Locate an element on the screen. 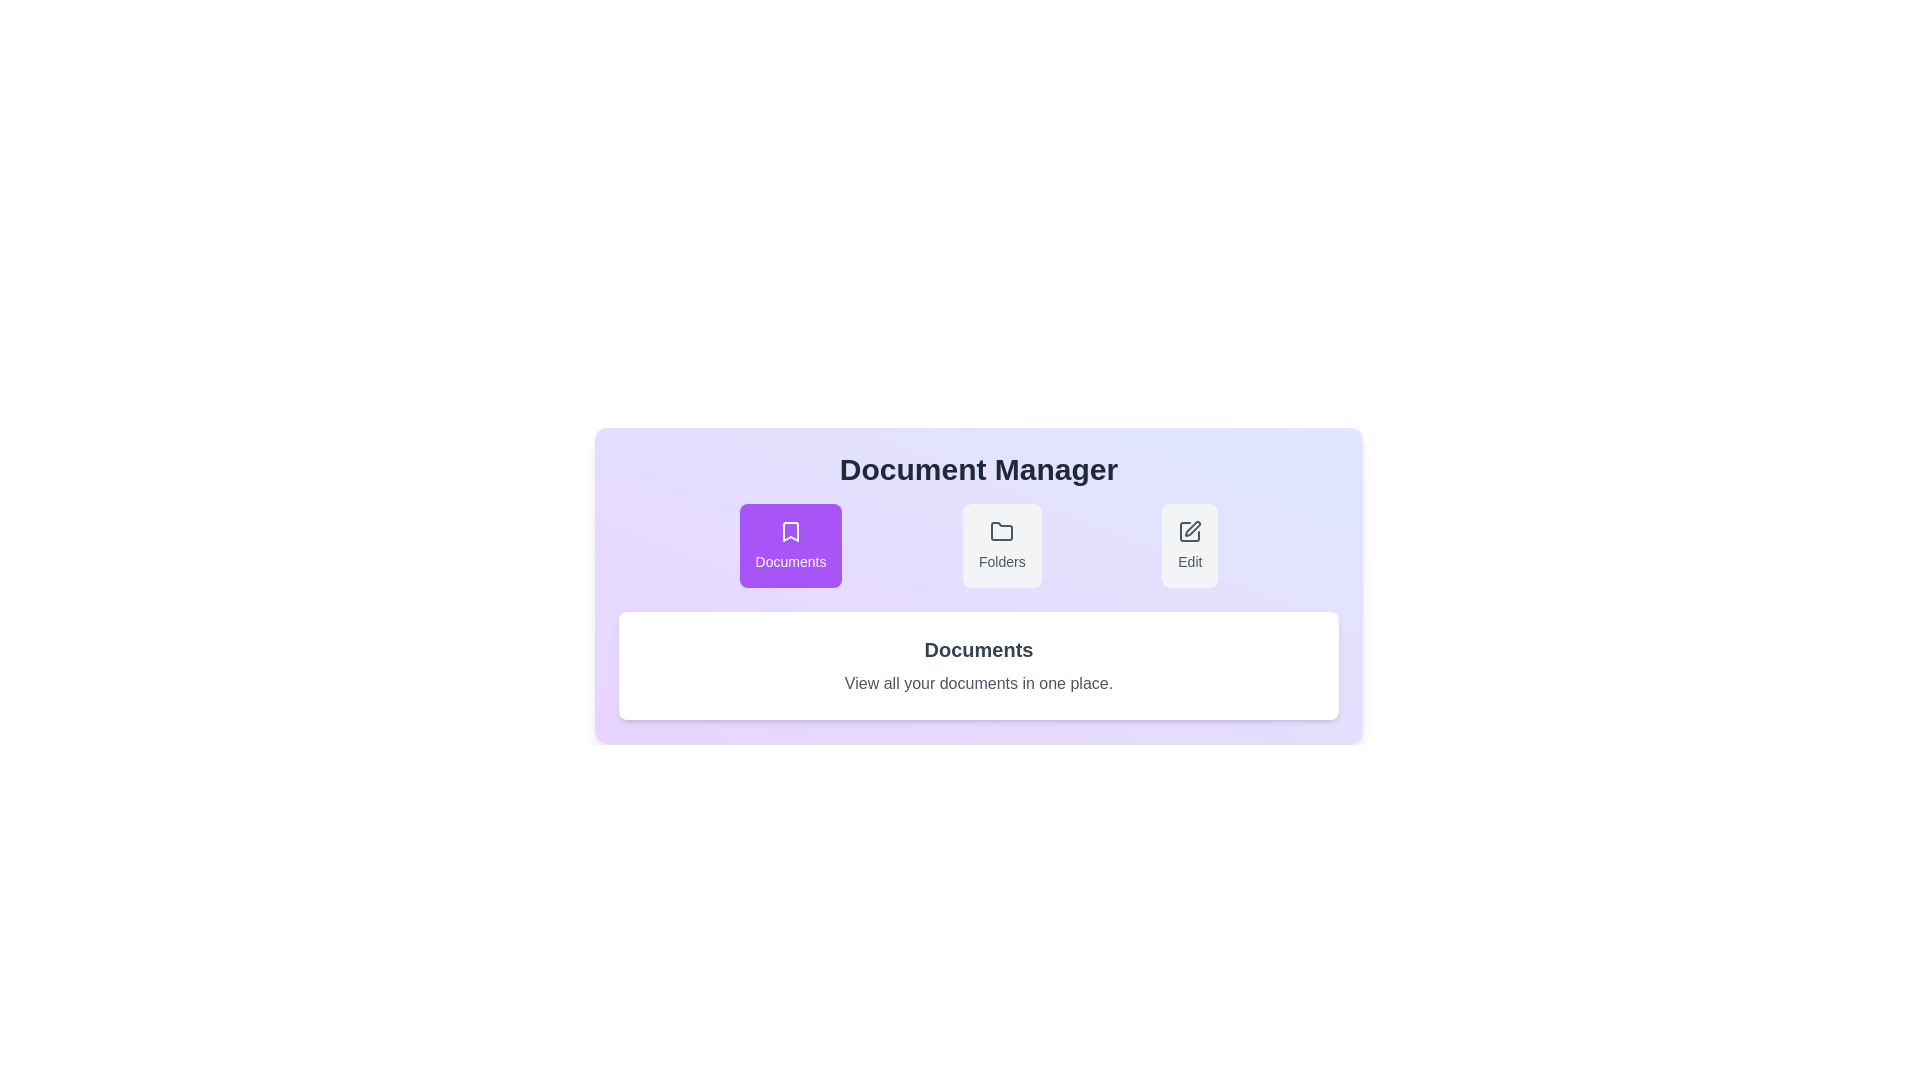 This screenshot has width=1920, height=1080. the 'Edit' icon, which features a red and white pen icon, located in the top row of the interface is located at coordinates (1193, 527).